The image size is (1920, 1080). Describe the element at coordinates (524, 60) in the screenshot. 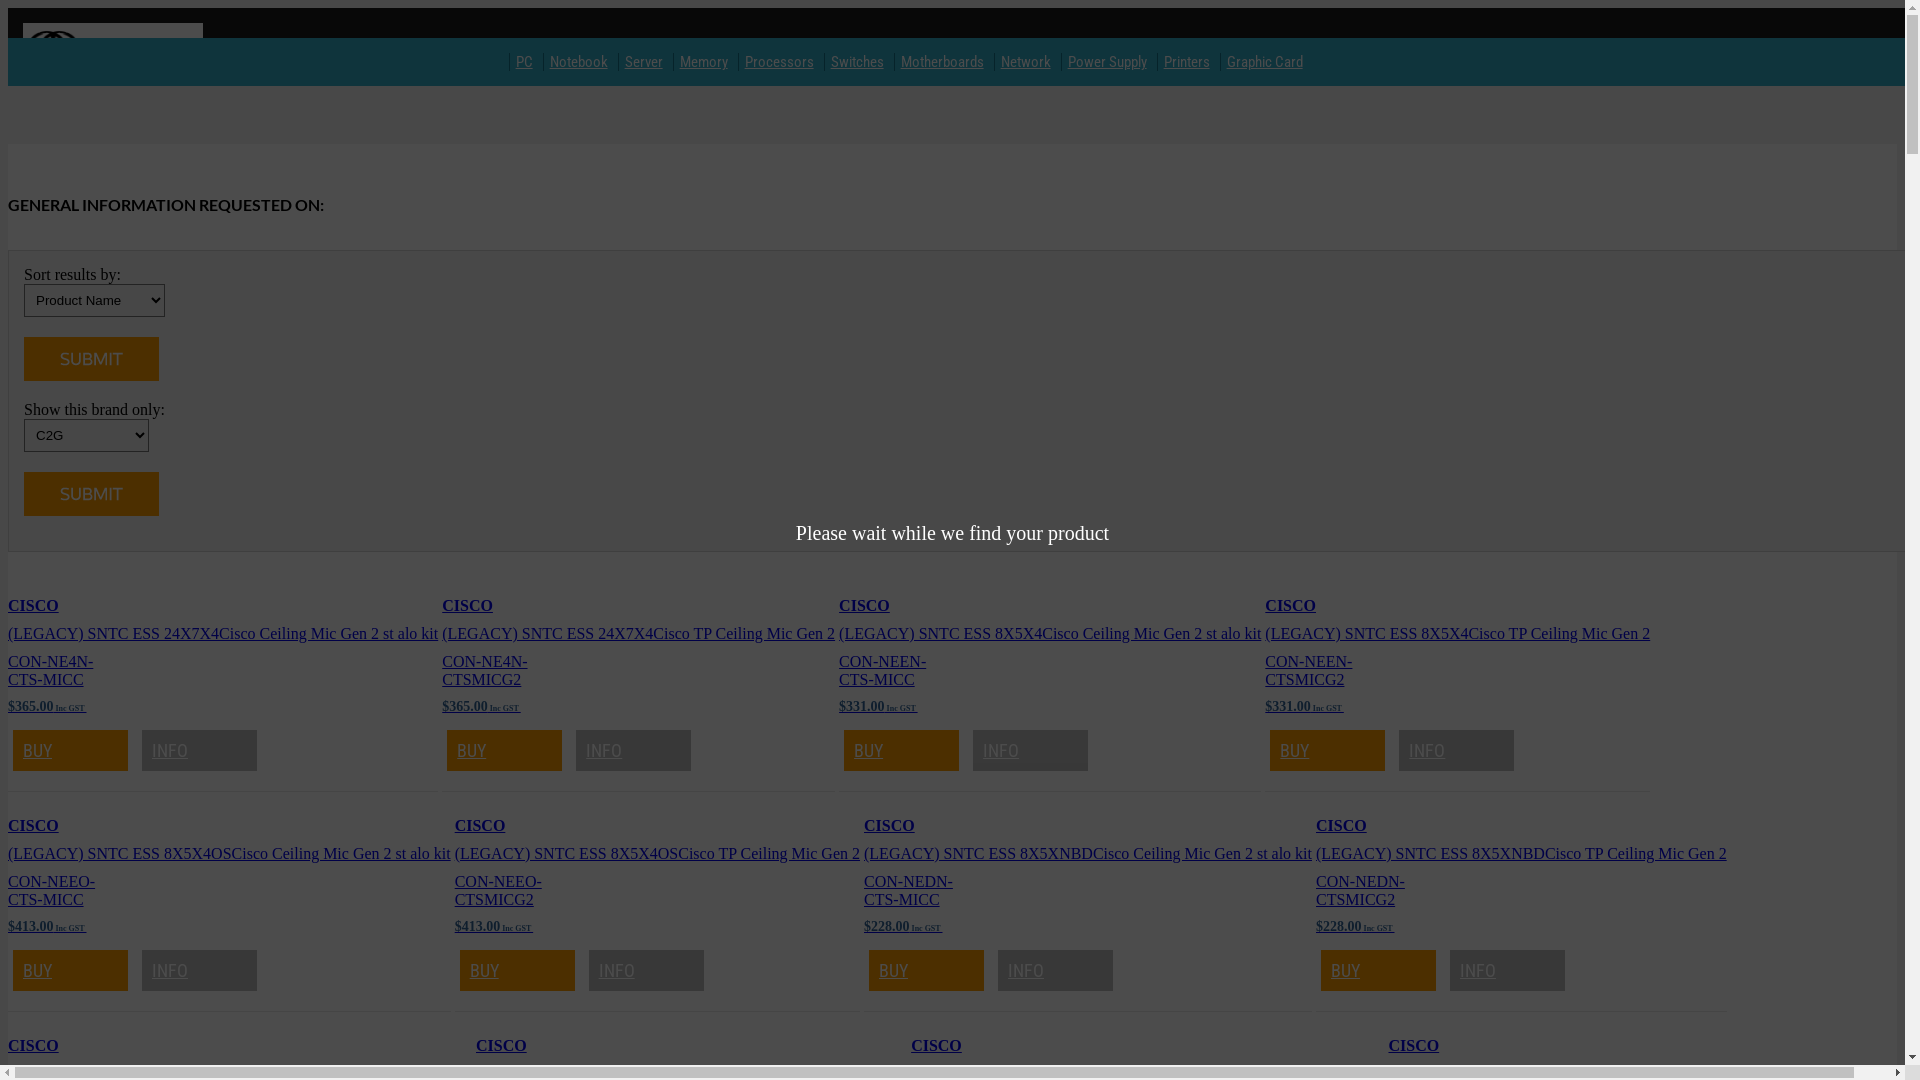

I see `'PC'` at that location.